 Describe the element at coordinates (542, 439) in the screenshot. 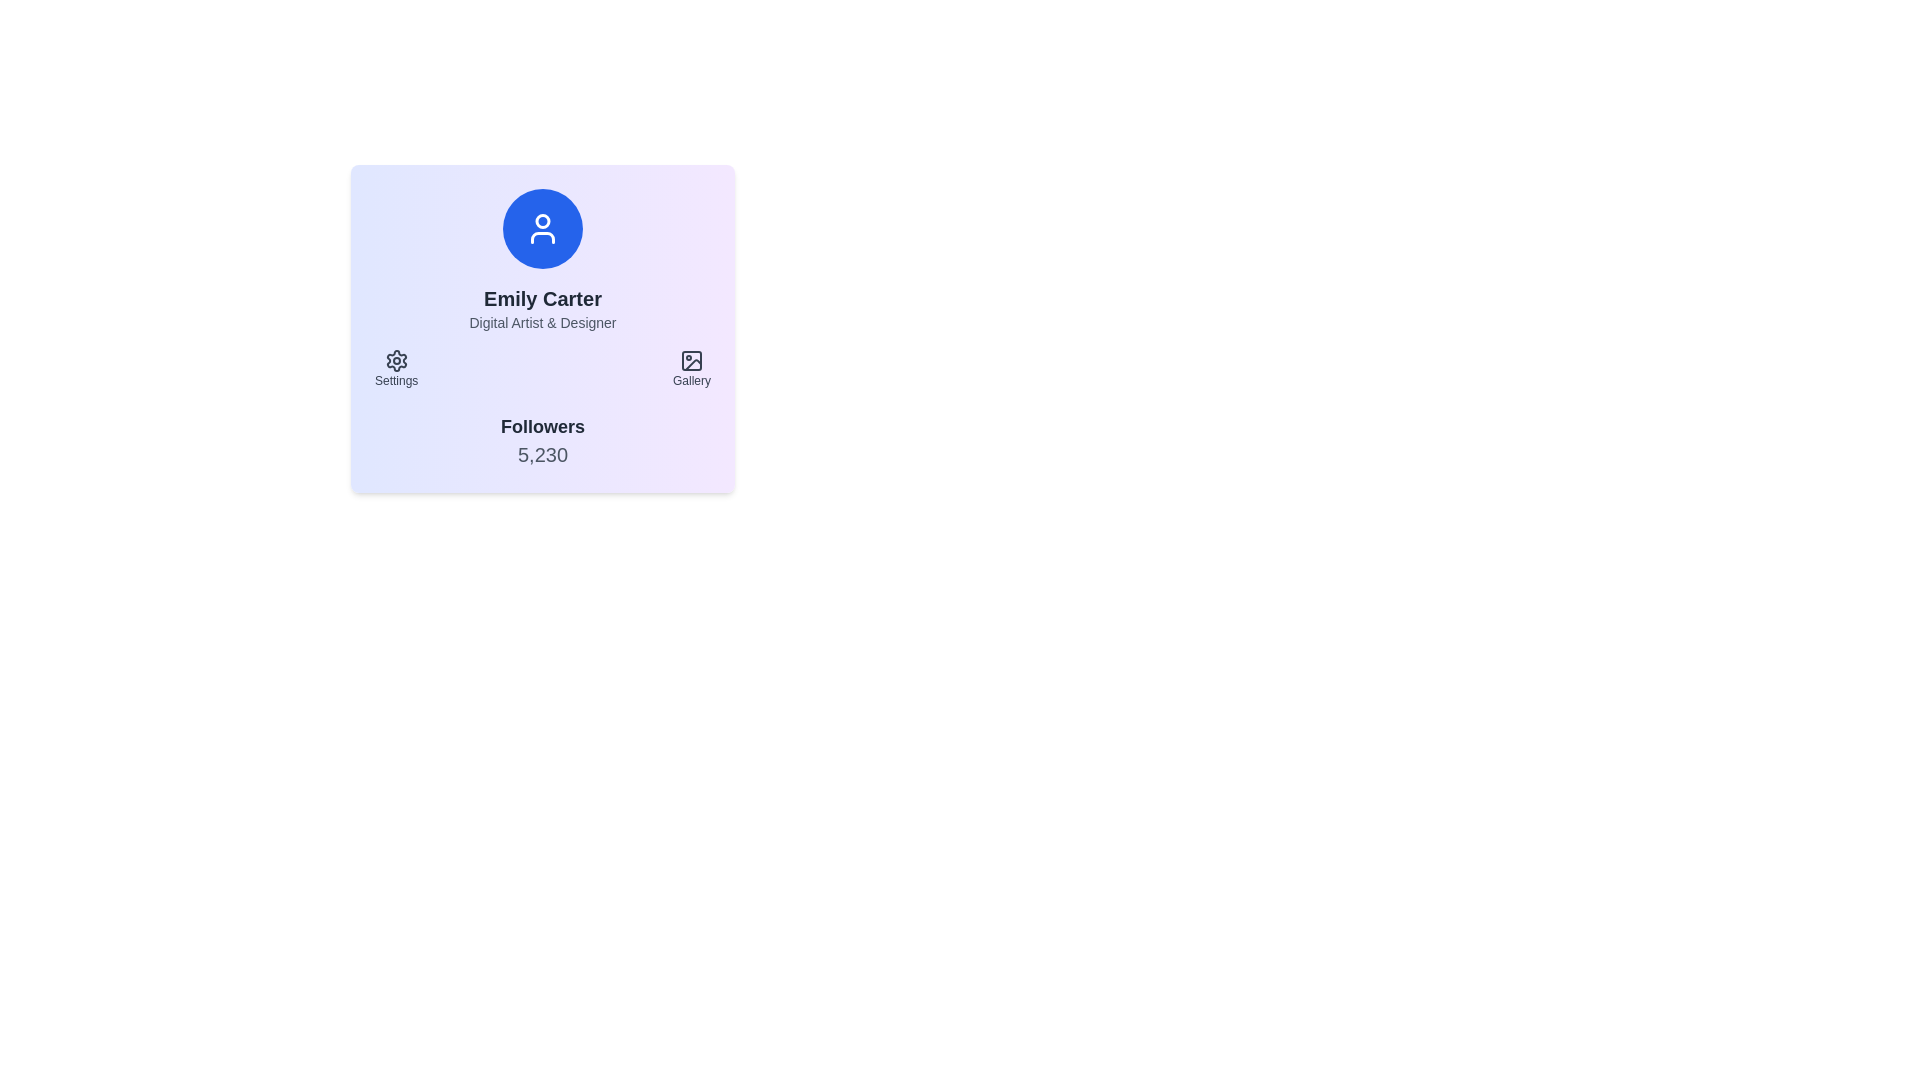

I see `the text display element that shows the number of followers on the profile card, located at the bottom section below 'Settings' and 'Gallery'` at that location.